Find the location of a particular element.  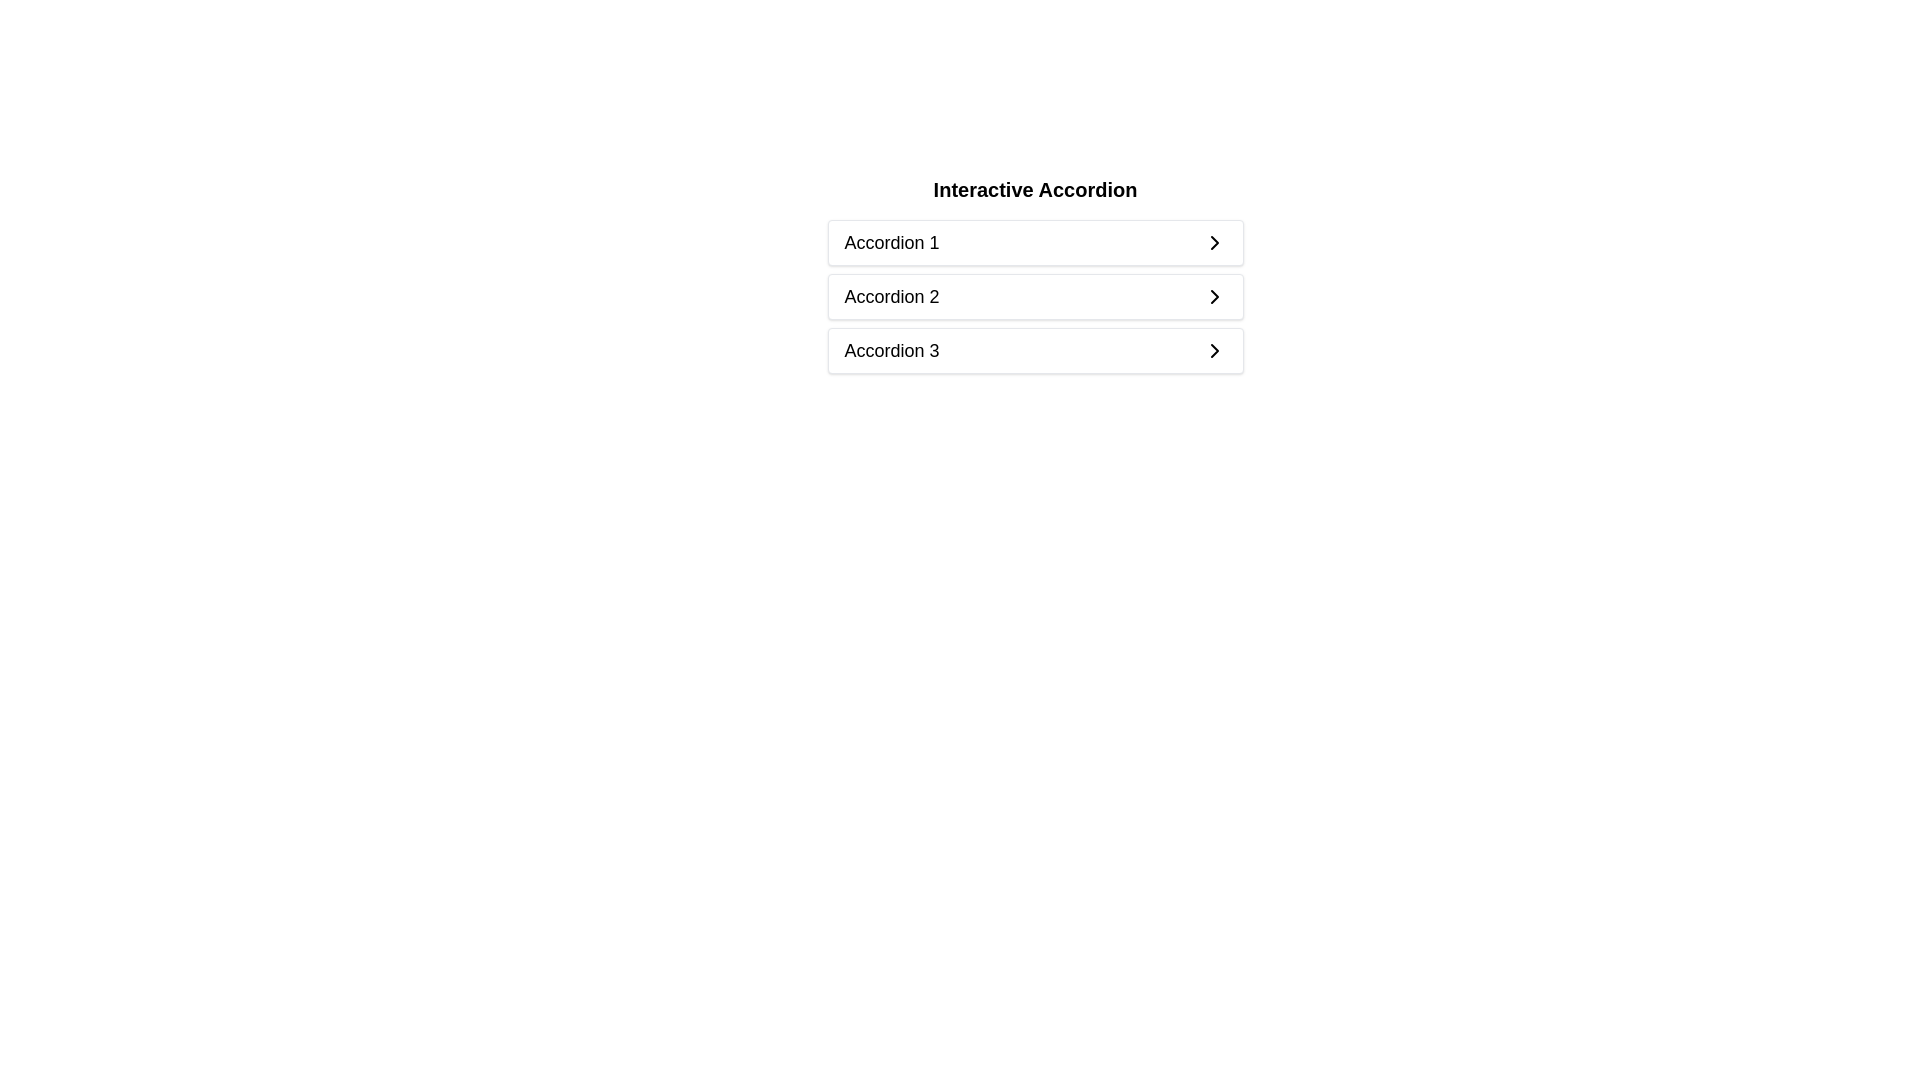

the static text label that displays the name of the first accordion item, located near the left side of the first row in a vertical list of accordion options is located at coordinates (891, 242).